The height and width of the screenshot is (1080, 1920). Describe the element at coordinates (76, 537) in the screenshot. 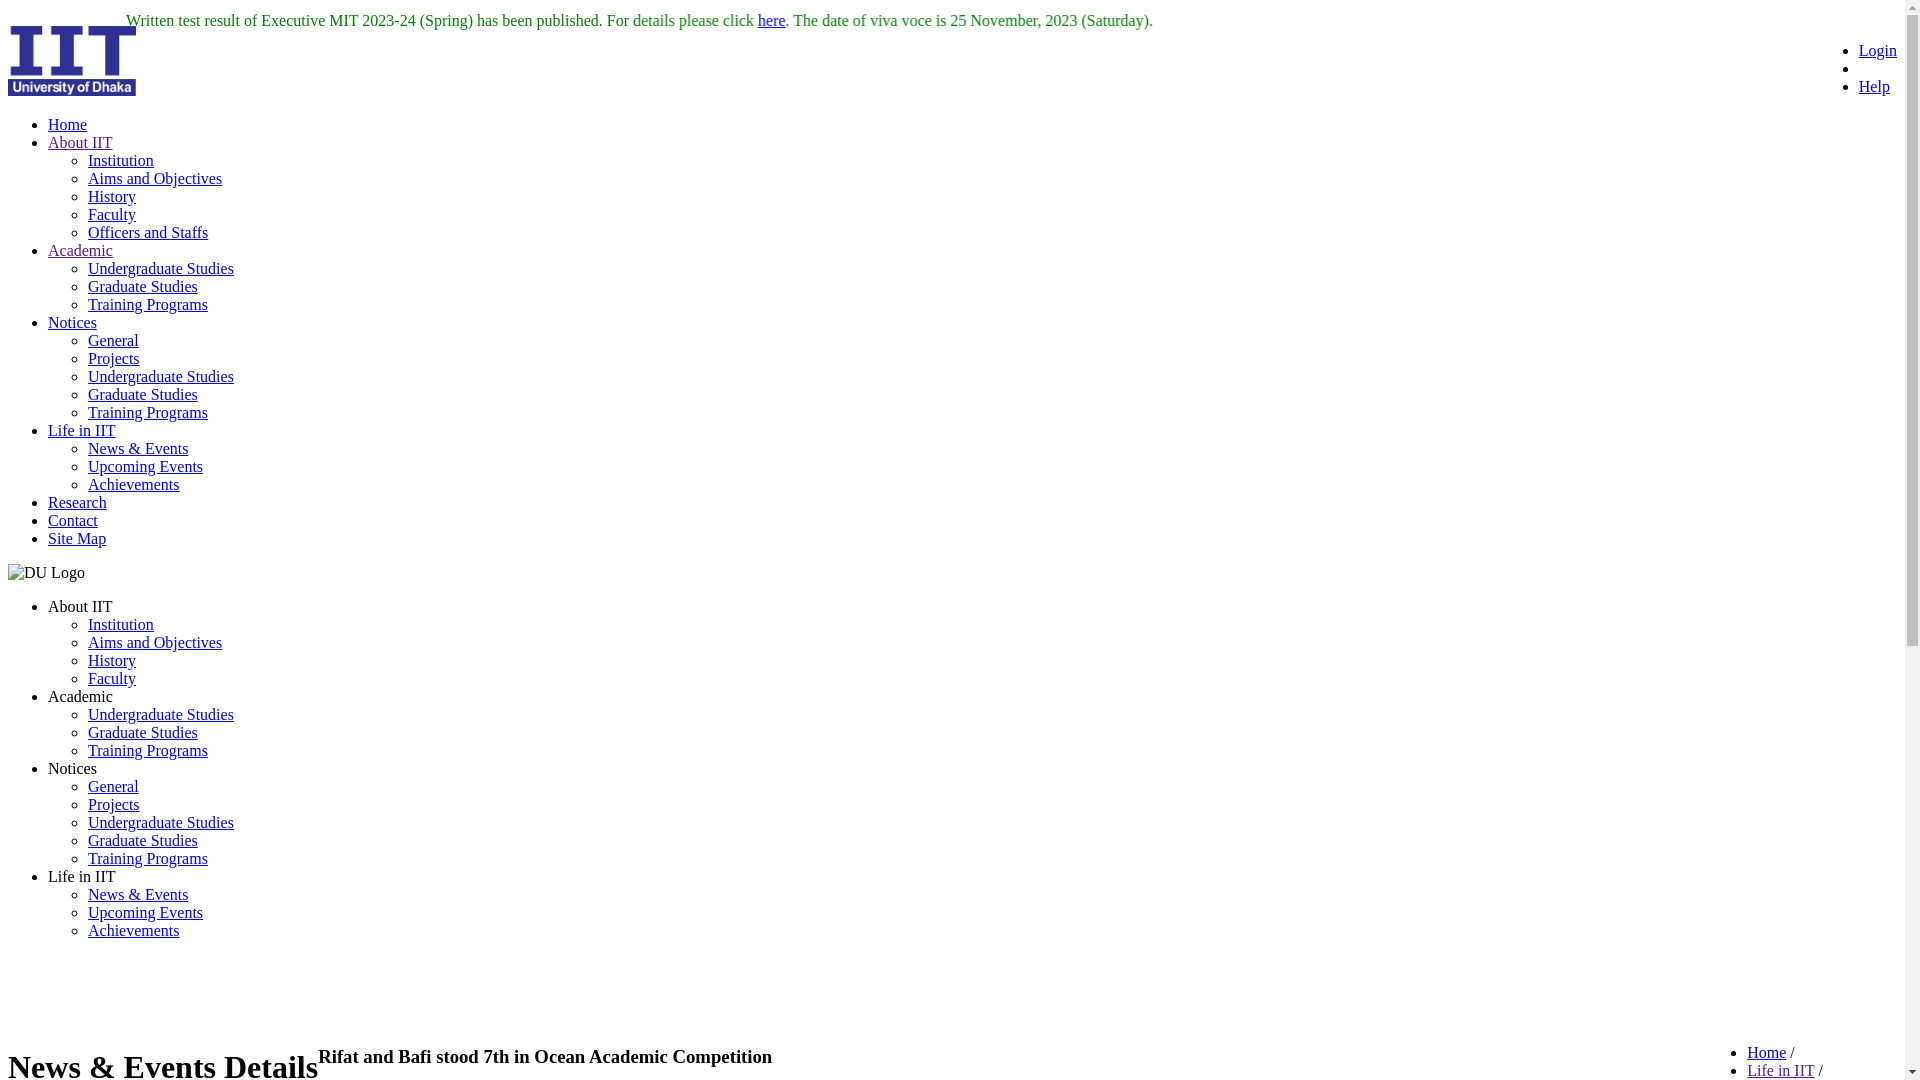

I see `'Site Map'` at that location.